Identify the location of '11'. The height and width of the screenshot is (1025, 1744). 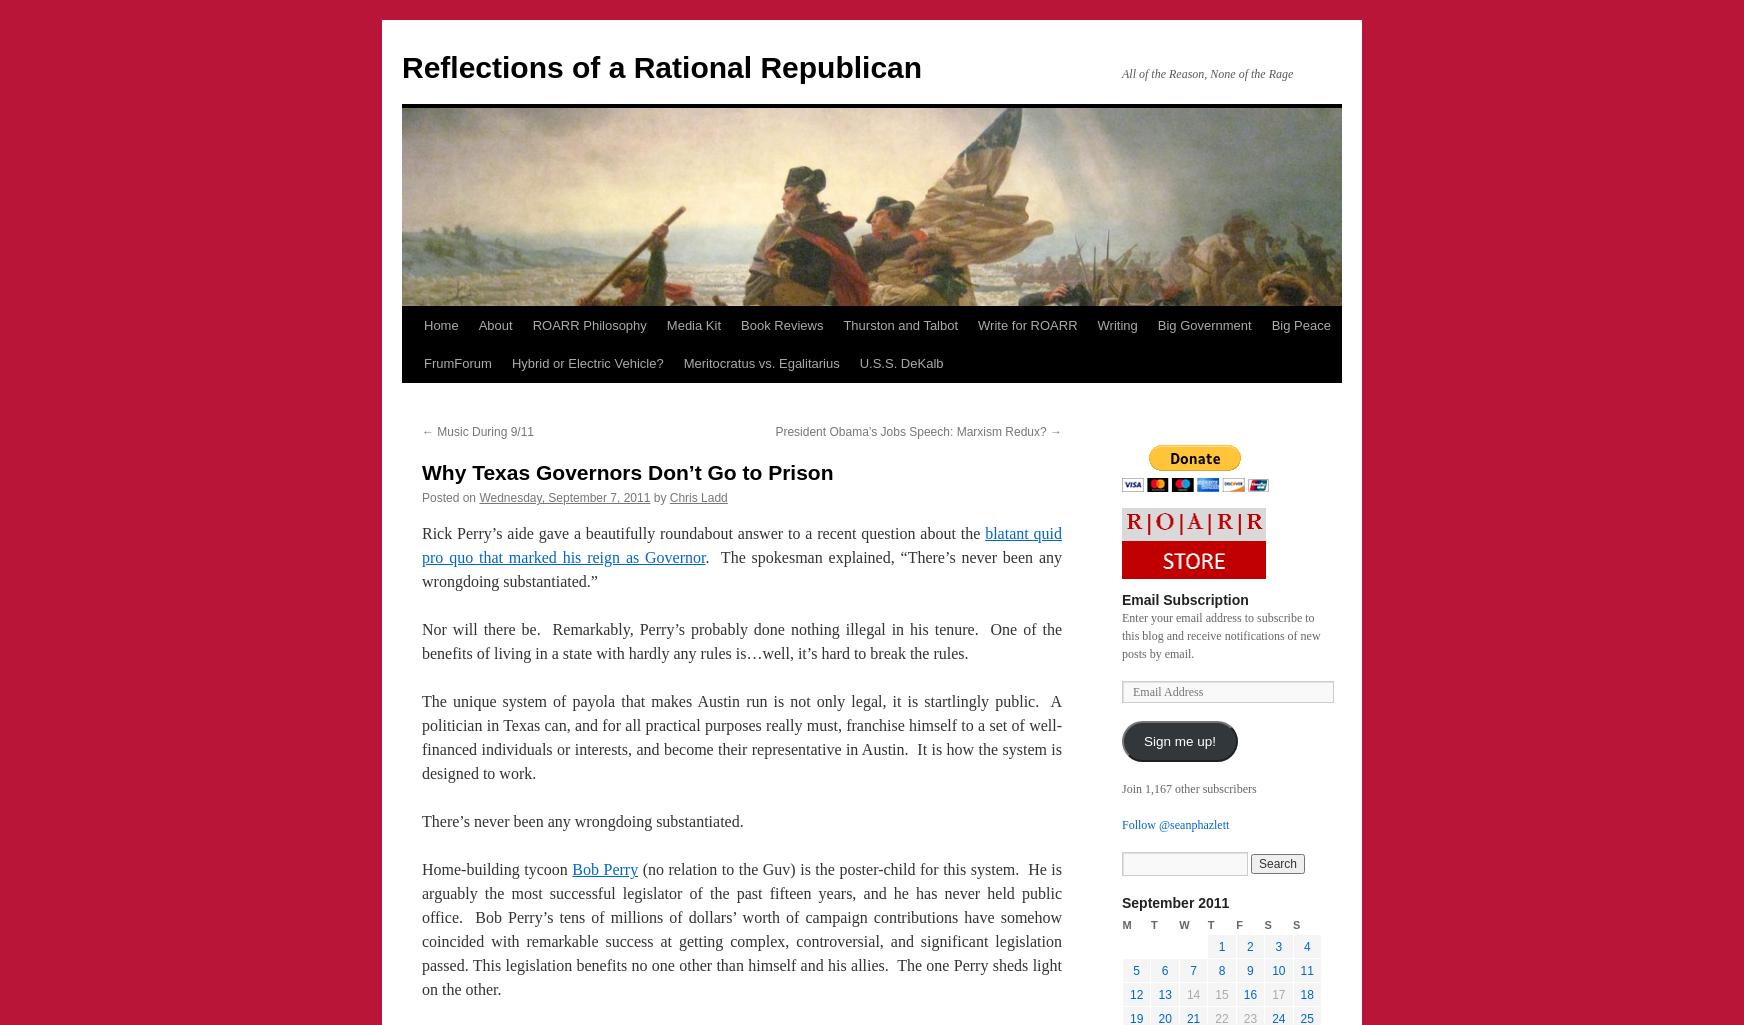
(1306, 970).